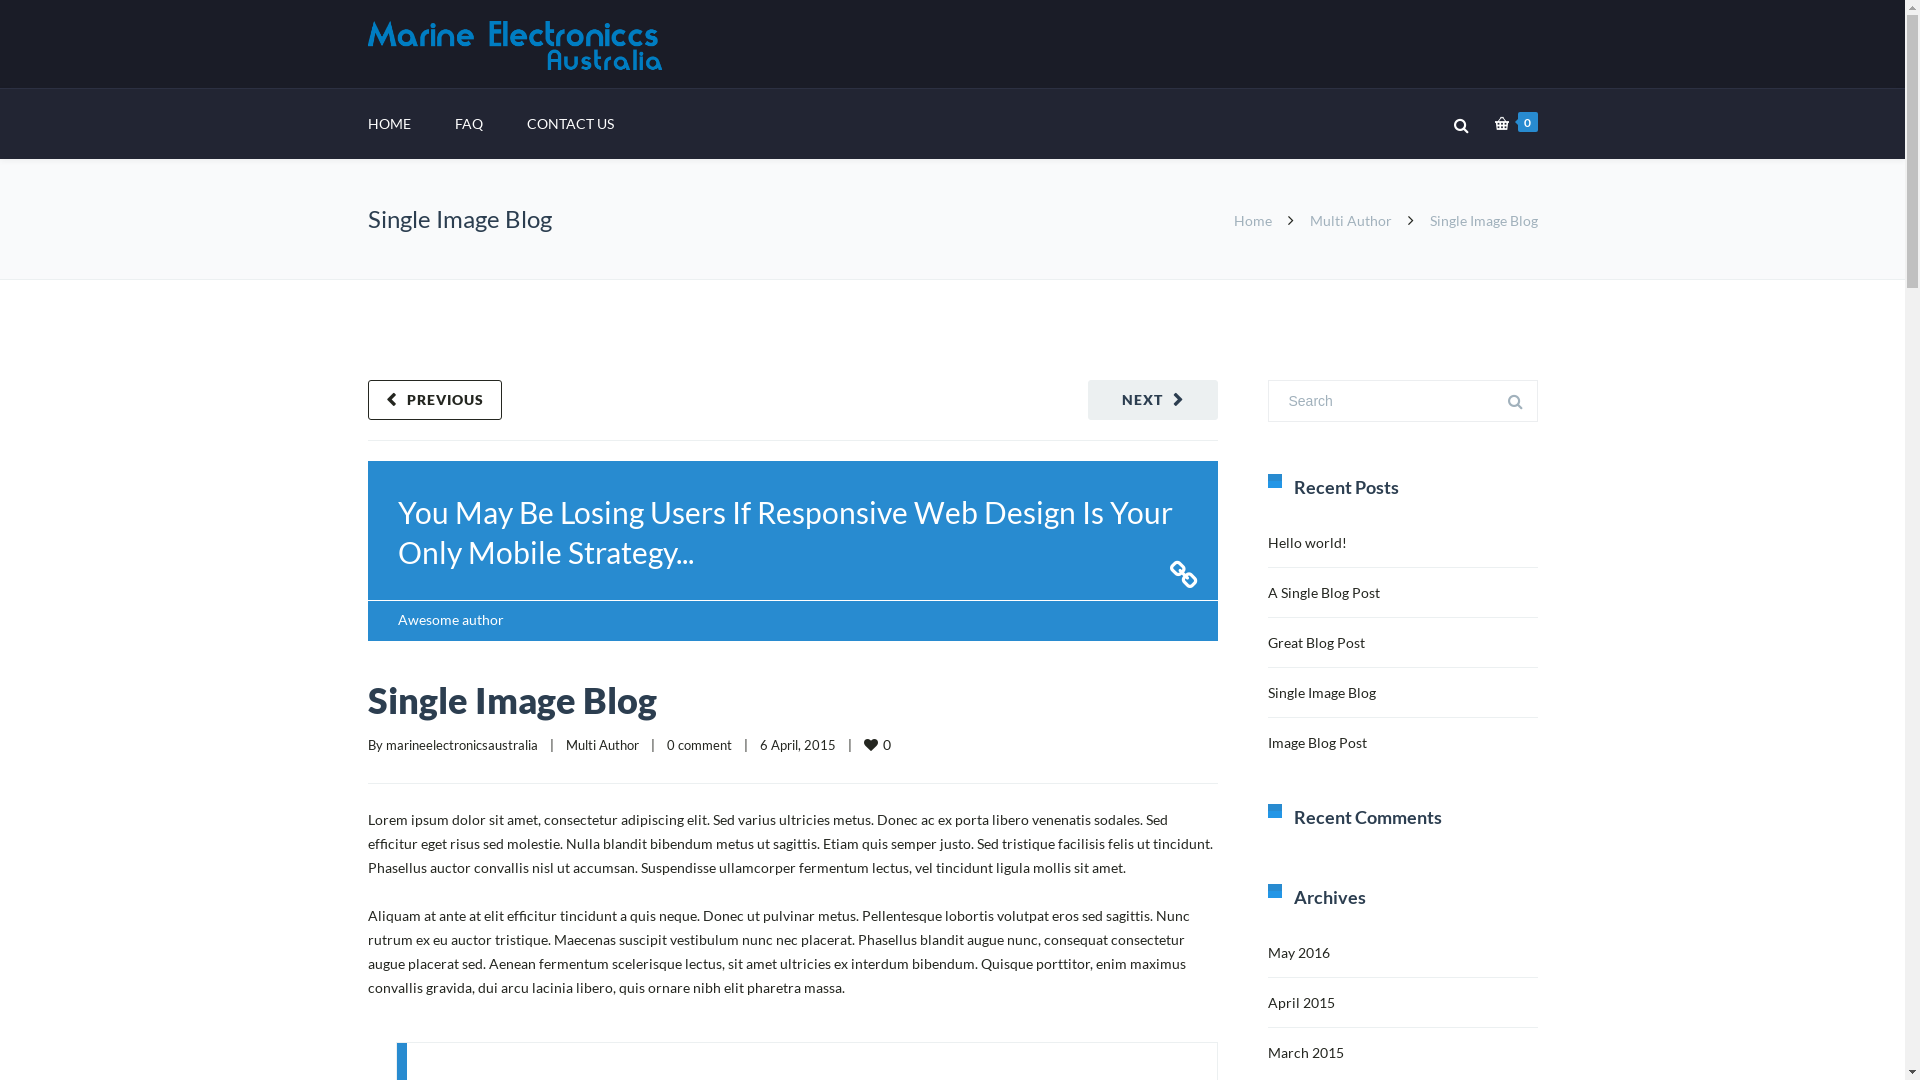  What do you see at coordinates (698, 744) in the screenshot?
I see `'0 comment'` at bounding box center [698, 744].